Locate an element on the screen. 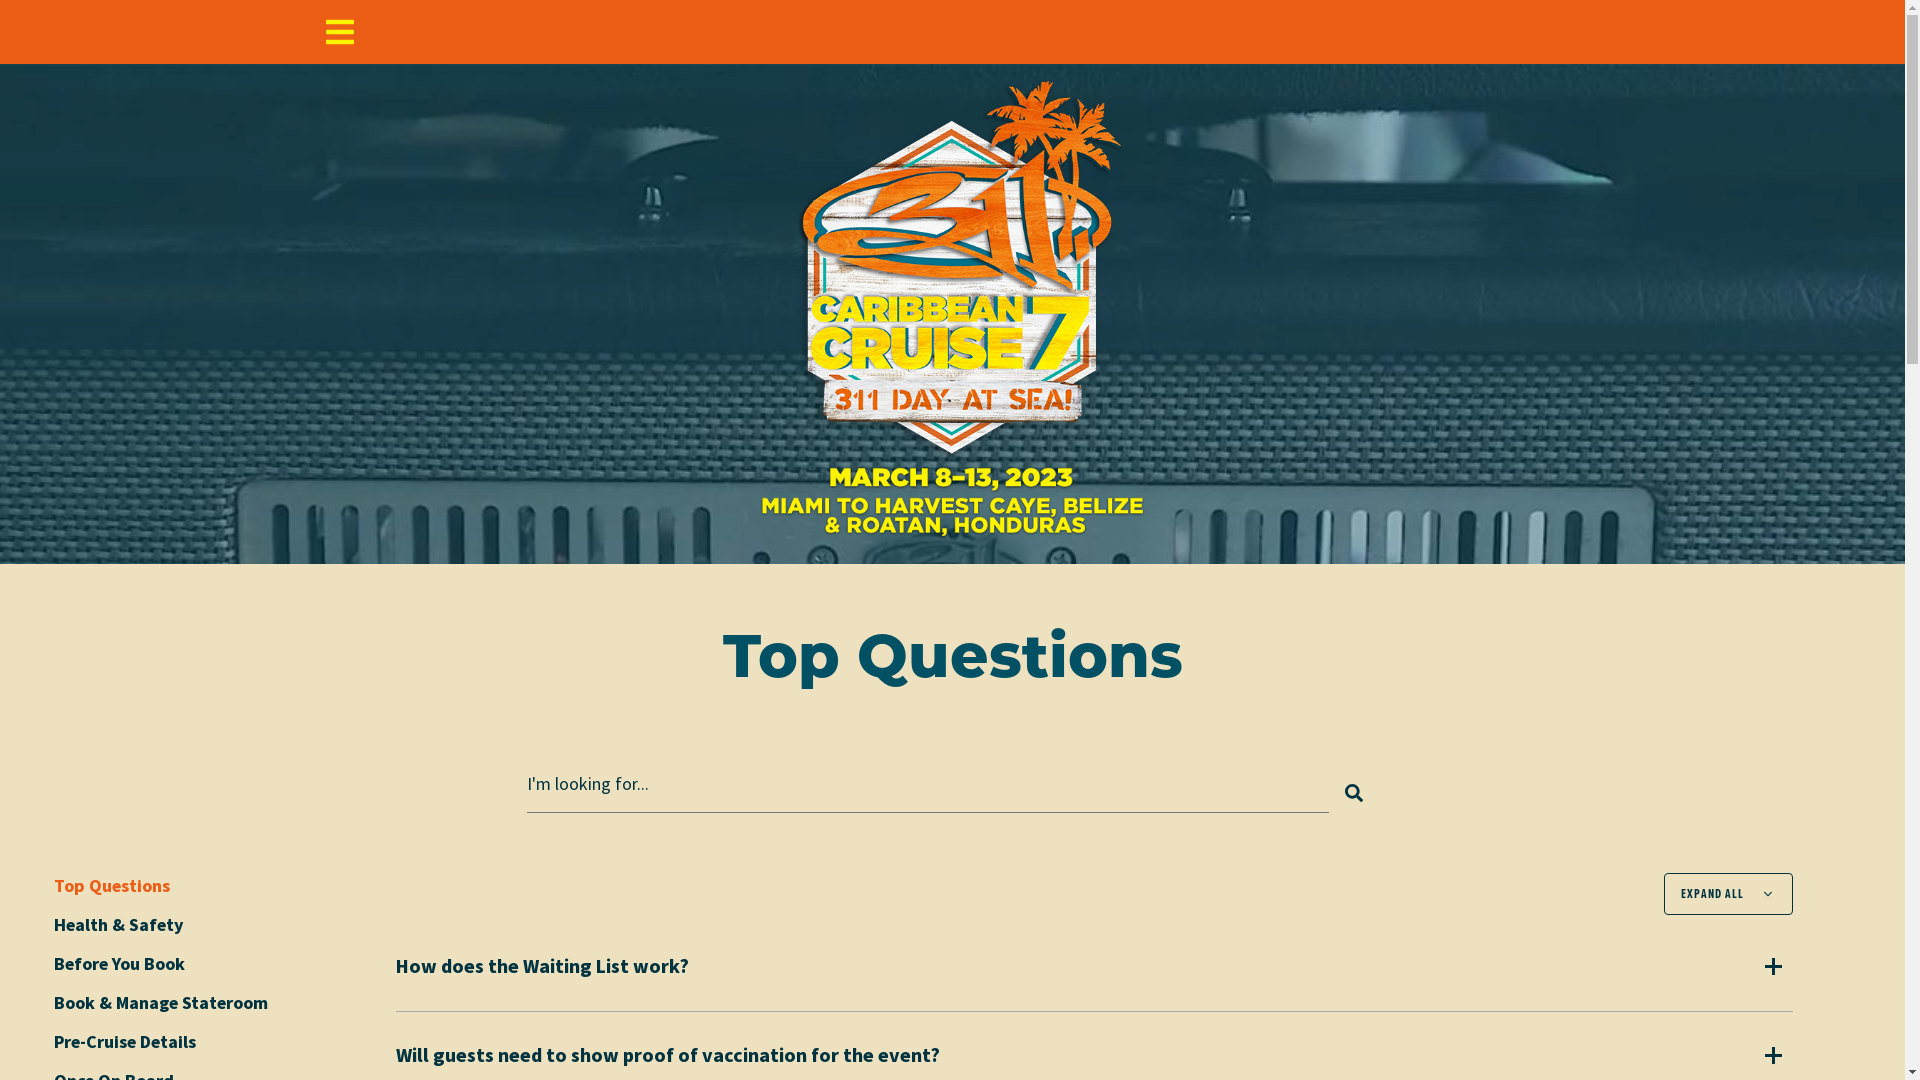 Image resolution: width=1920 pixels, height=1080 pixels. 'EXPAND ALL' is located at coordinates (1727, 892).